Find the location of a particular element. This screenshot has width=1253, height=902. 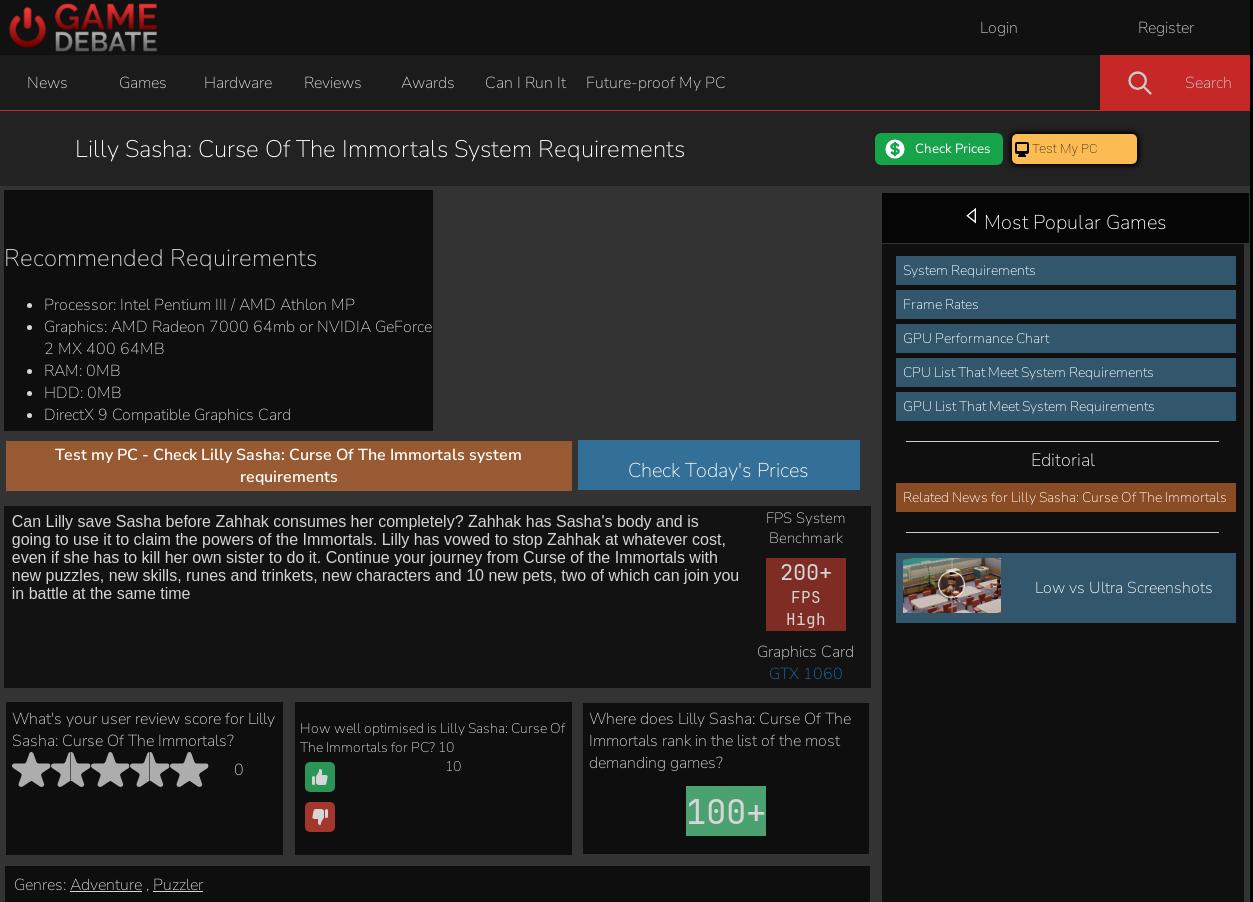

'Build It' is located at coordinates (652, 842).